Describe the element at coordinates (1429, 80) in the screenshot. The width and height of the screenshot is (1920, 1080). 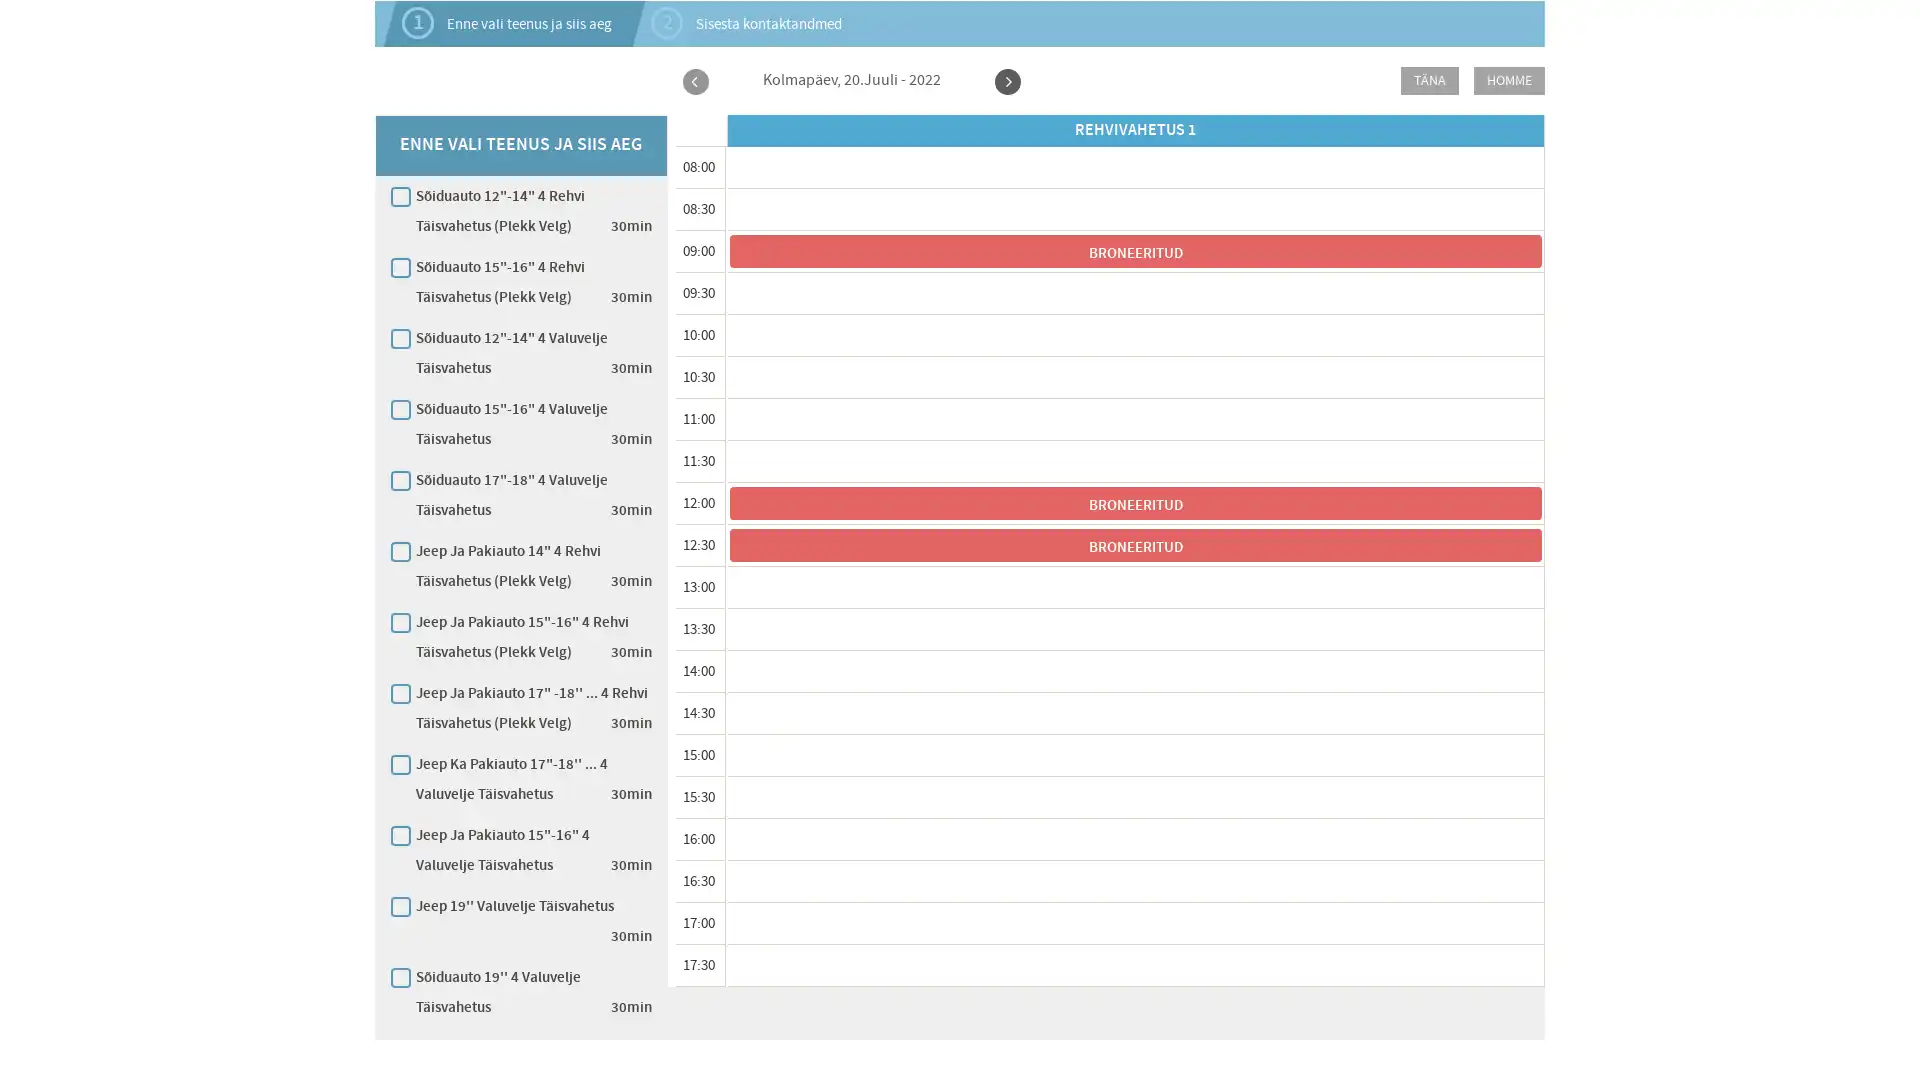
I see `TANA` at that location.